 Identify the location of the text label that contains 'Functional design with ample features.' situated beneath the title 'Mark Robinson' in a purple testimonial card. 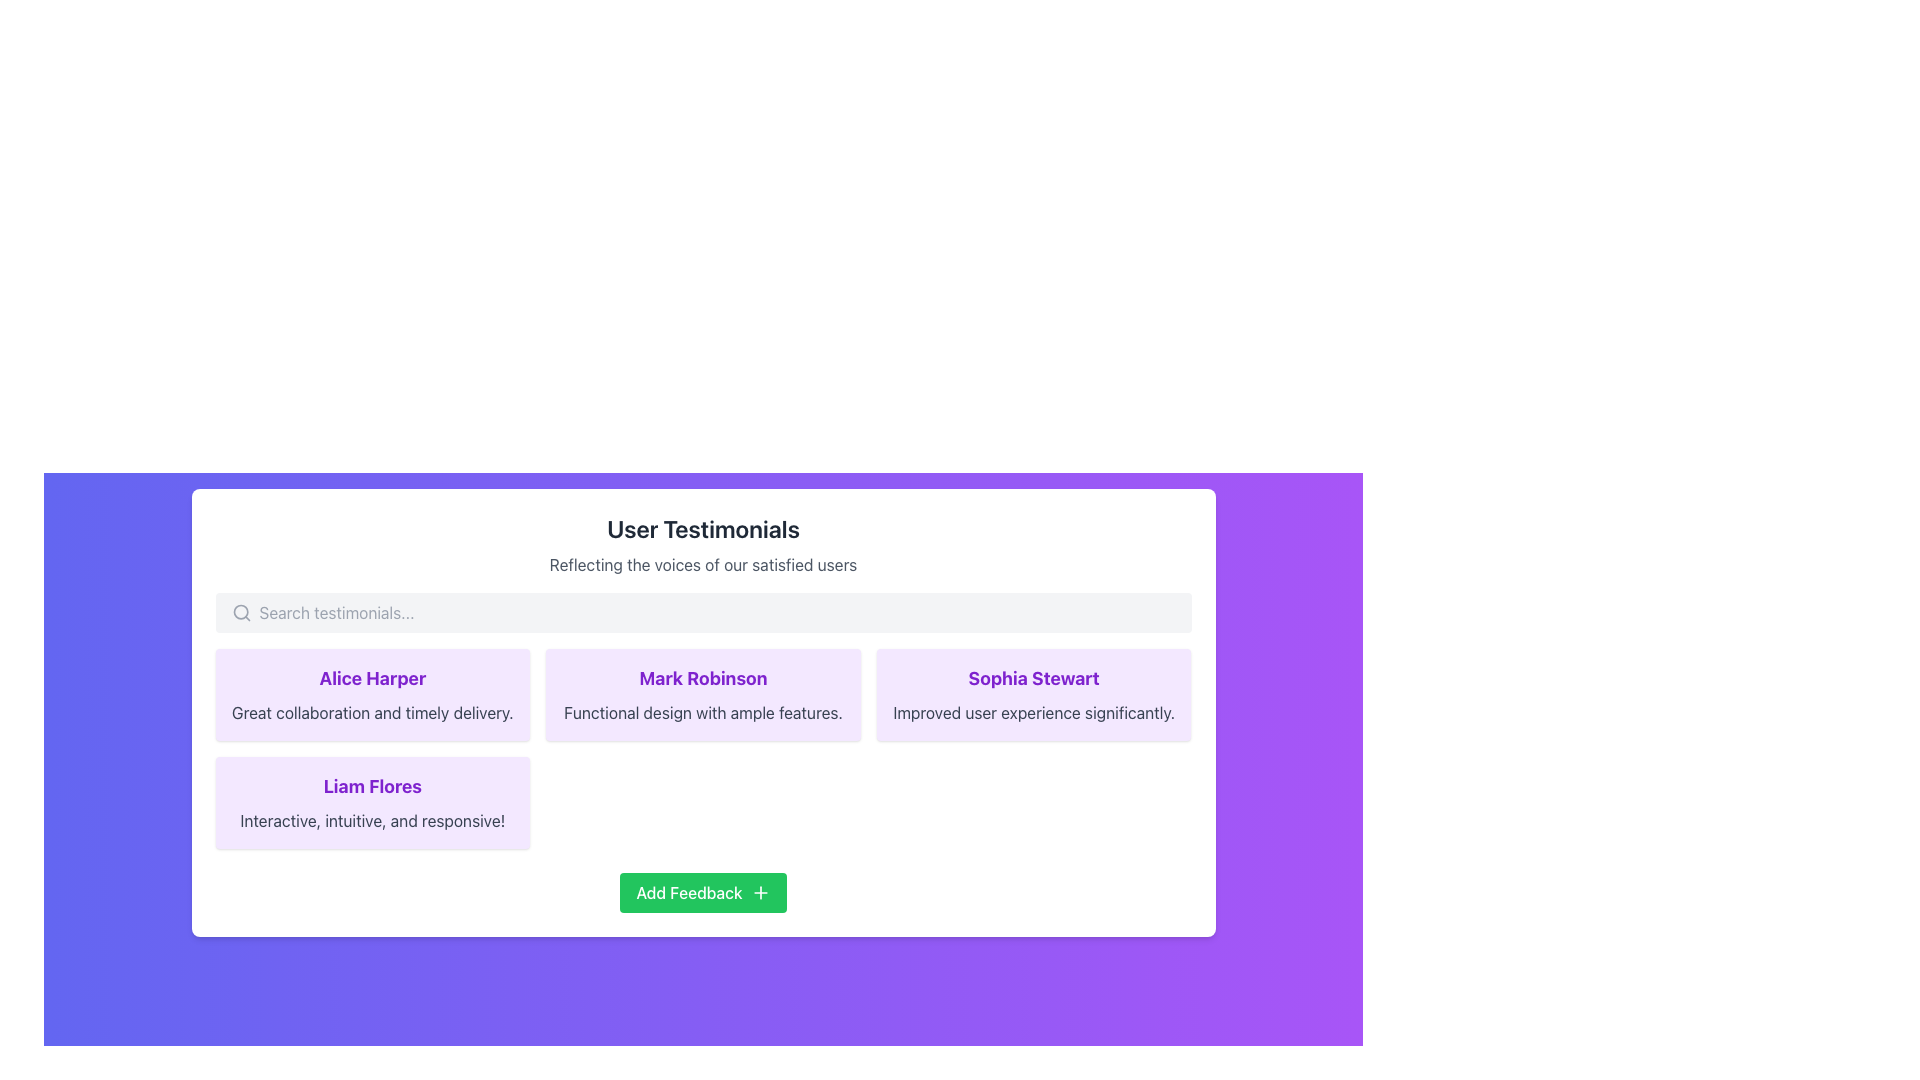
(703, 712).